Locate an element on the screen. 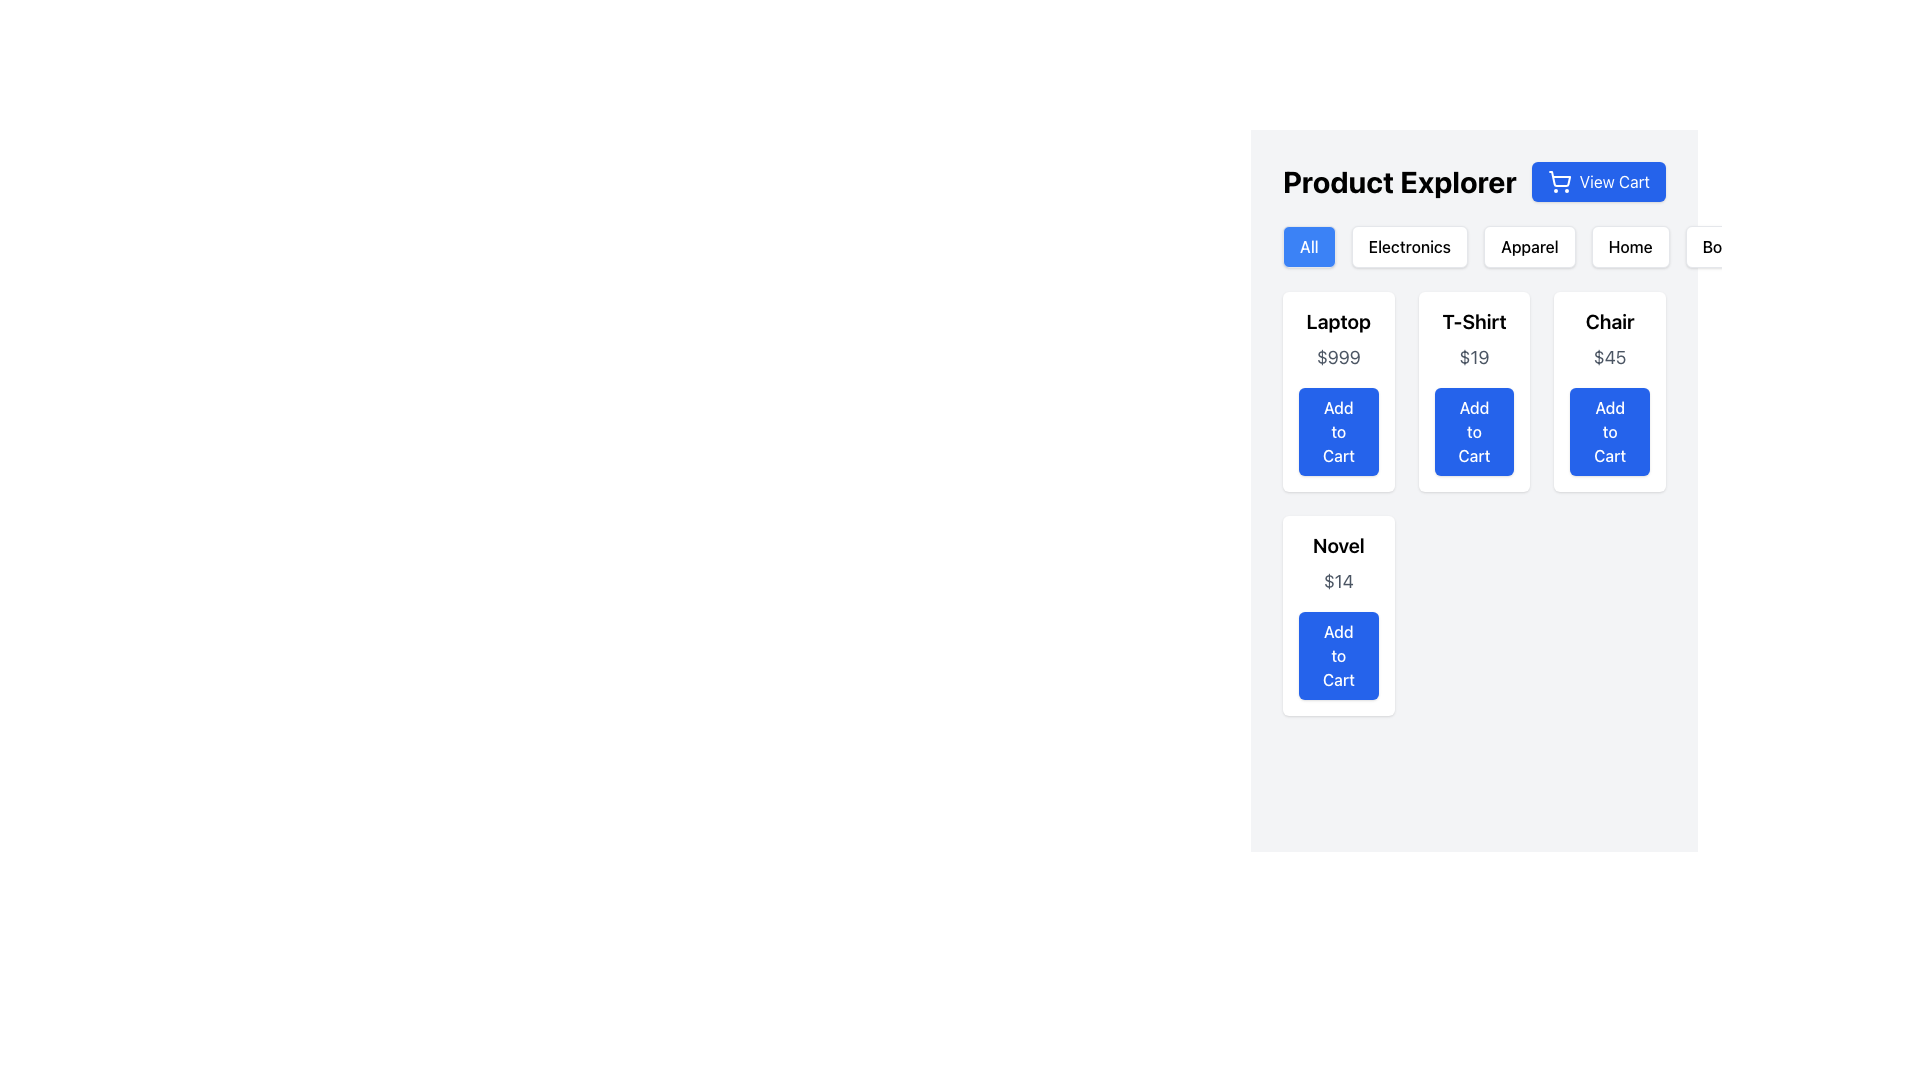  the 'Apparel' button, which is the third button in the category list under 'Product Explorer', to filter the displayed products to show only items in the Apparel category is located at coordinates (1528, 245).